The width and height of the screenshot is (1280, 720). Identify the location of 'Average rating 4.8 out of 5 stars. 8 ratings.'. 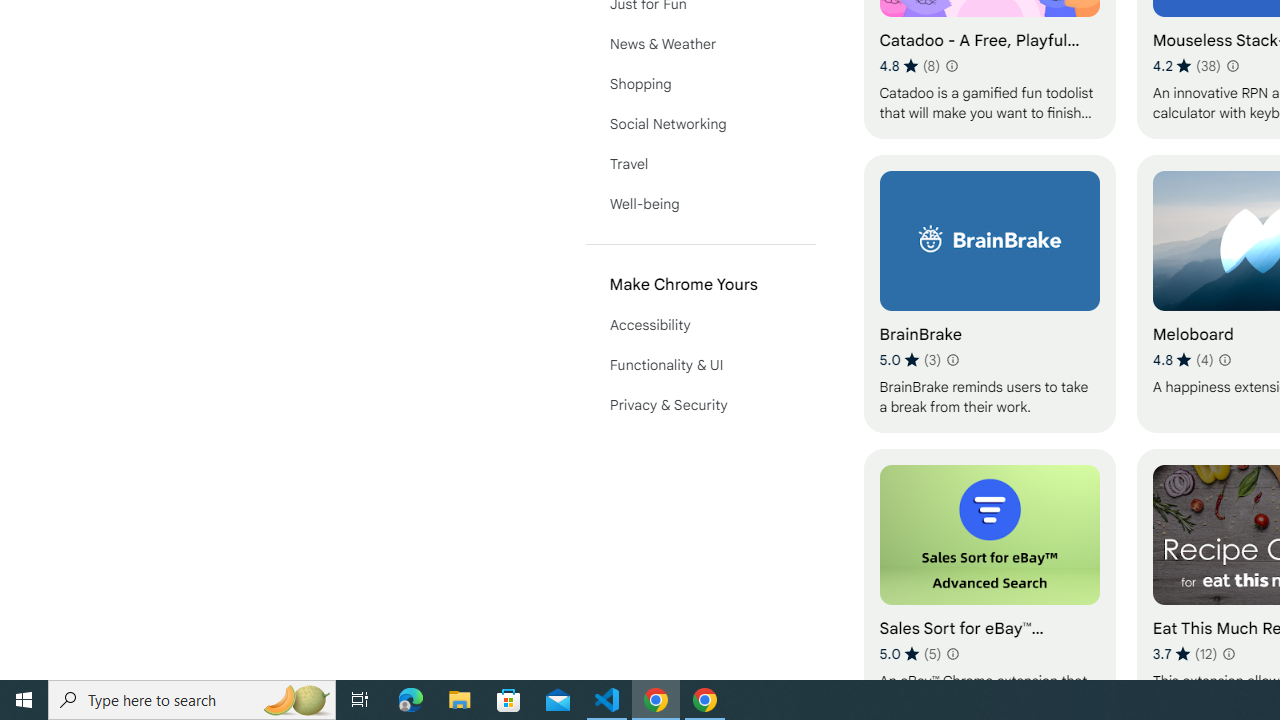
(909, 65).